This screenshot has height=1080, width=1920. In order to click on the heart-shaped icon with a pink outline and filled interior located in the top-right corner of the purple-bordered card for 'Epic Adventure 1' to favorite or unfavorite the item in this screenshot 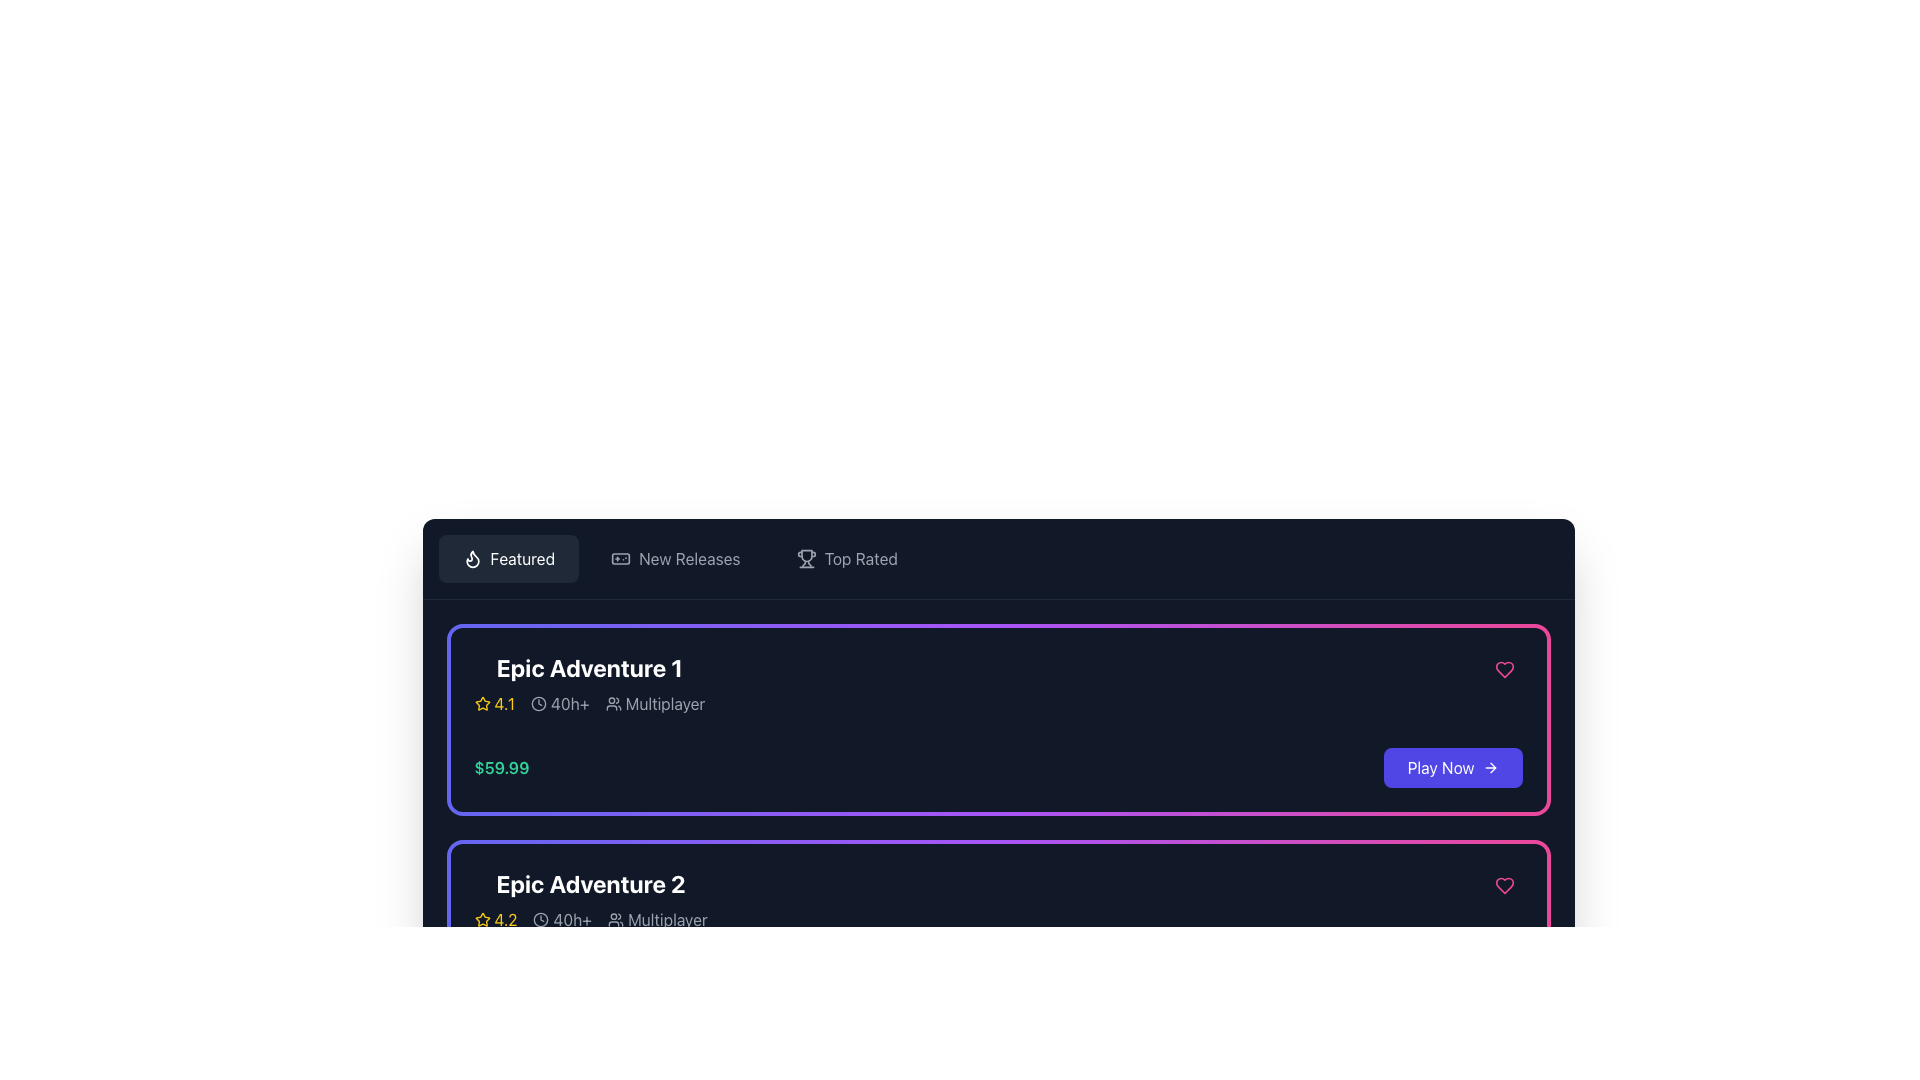, I will do `click(1504, 670)`.